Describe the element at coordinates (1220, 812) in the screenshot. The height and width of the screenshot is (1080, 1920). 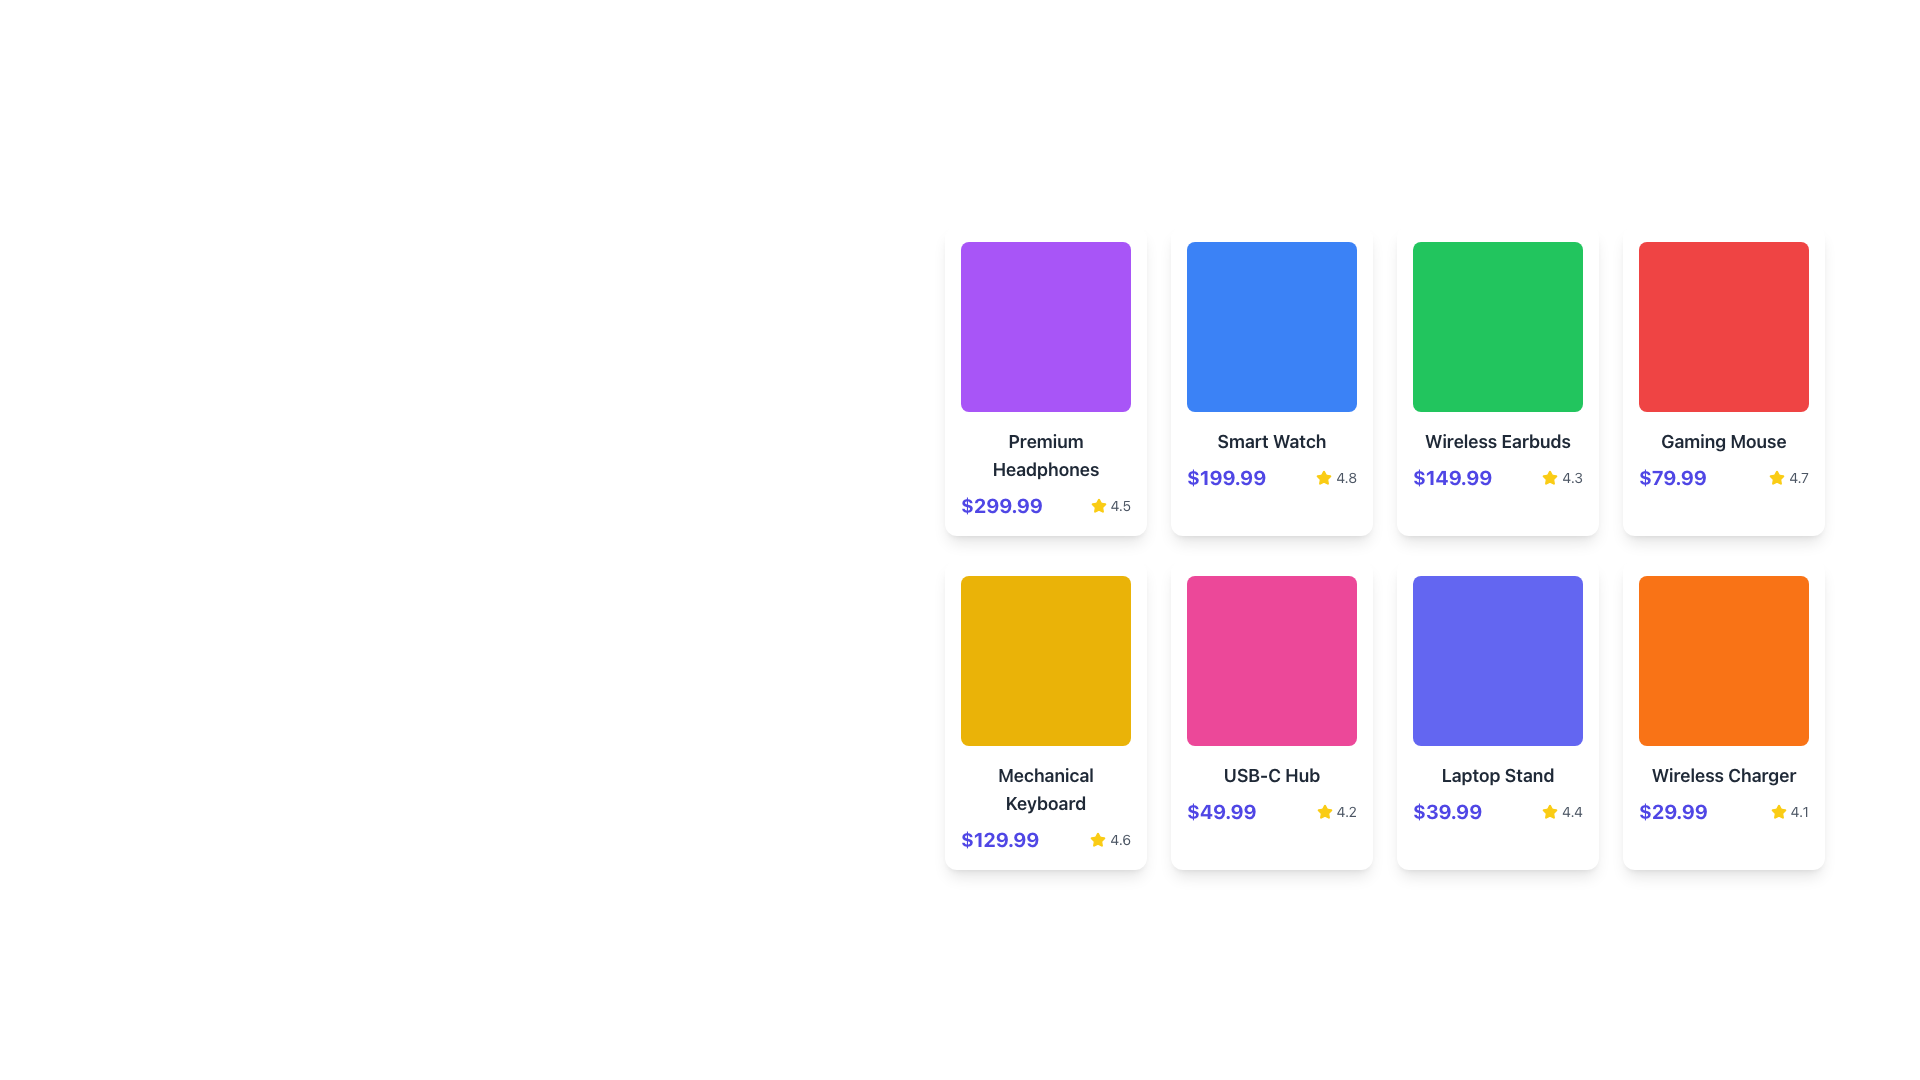
I see `the text label displaying the product price located at the bottom-left of the product card` at that location.